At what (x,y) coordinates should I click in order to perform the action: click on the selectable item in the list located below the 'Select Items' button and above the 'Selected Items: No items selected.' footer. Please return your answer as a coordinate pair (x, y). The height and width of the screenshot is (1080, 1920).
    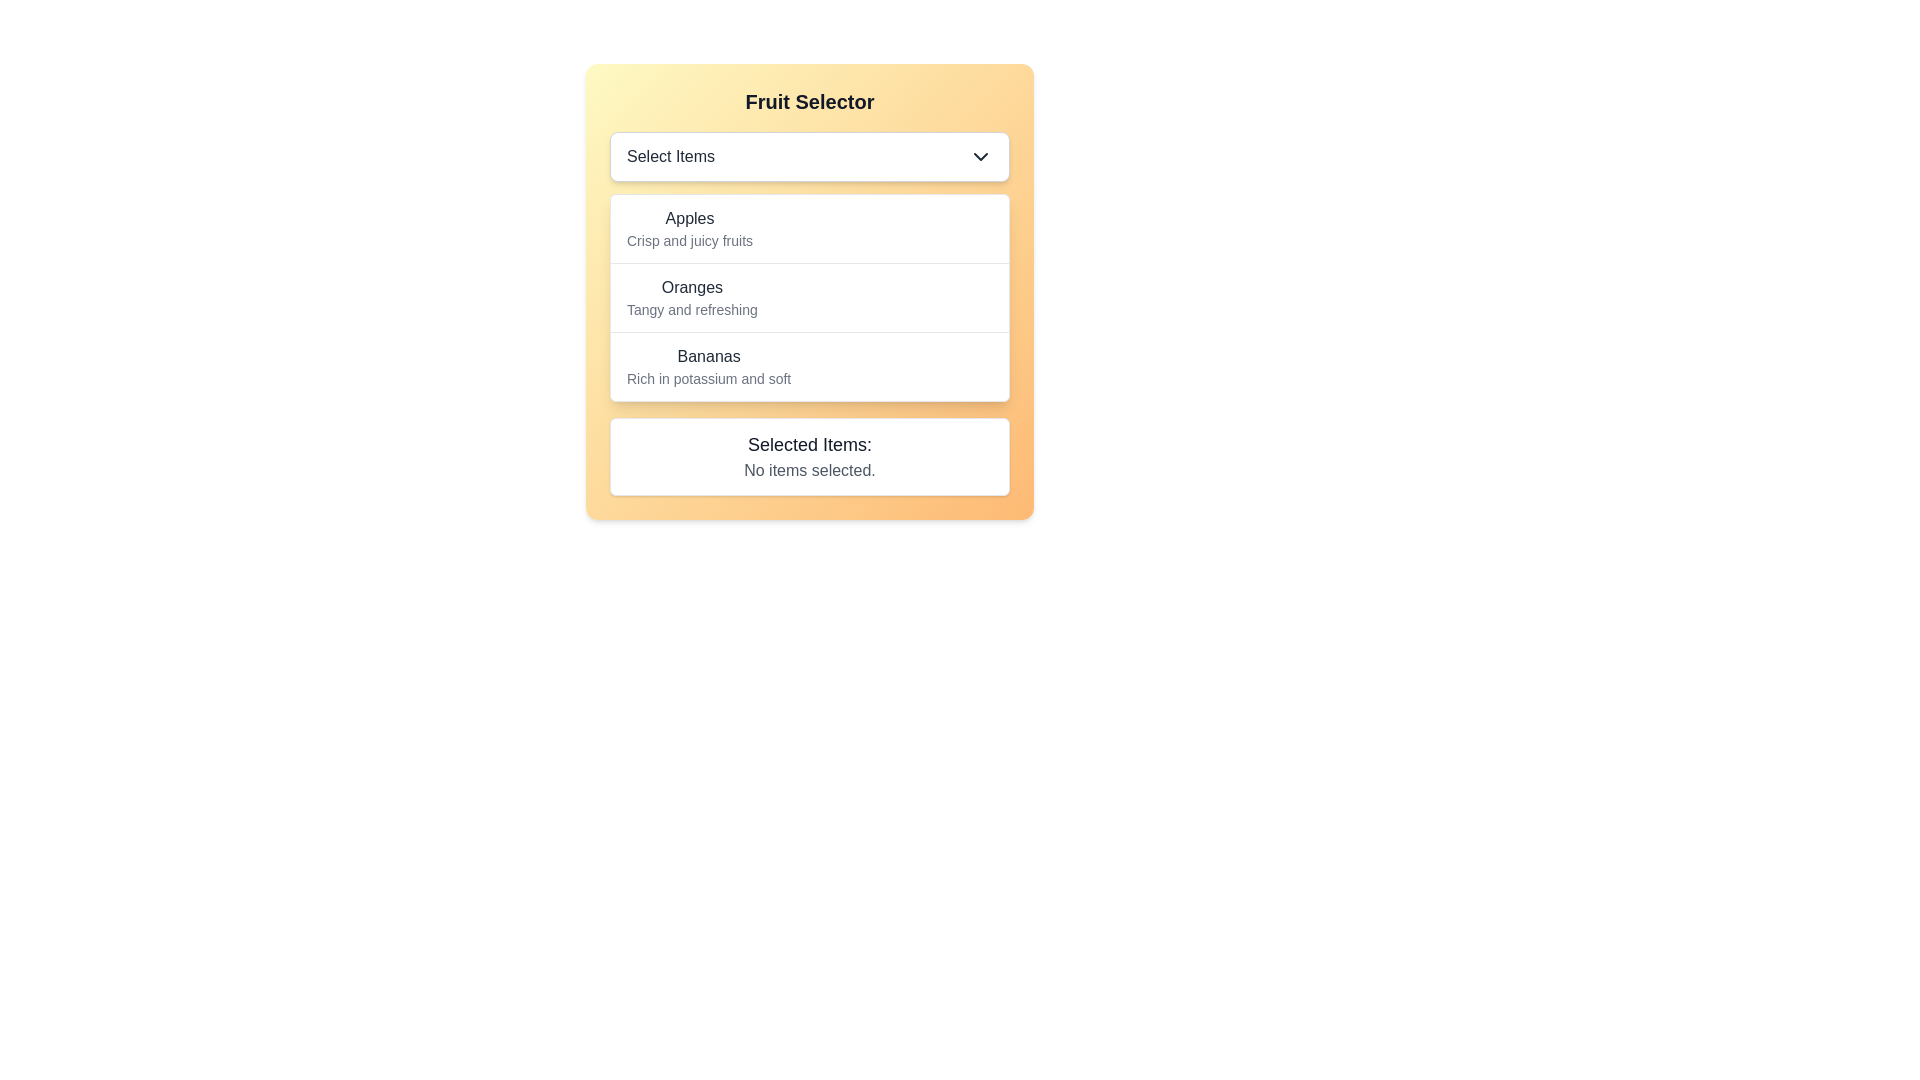
    Looking at the image, I should click on (810, 297).